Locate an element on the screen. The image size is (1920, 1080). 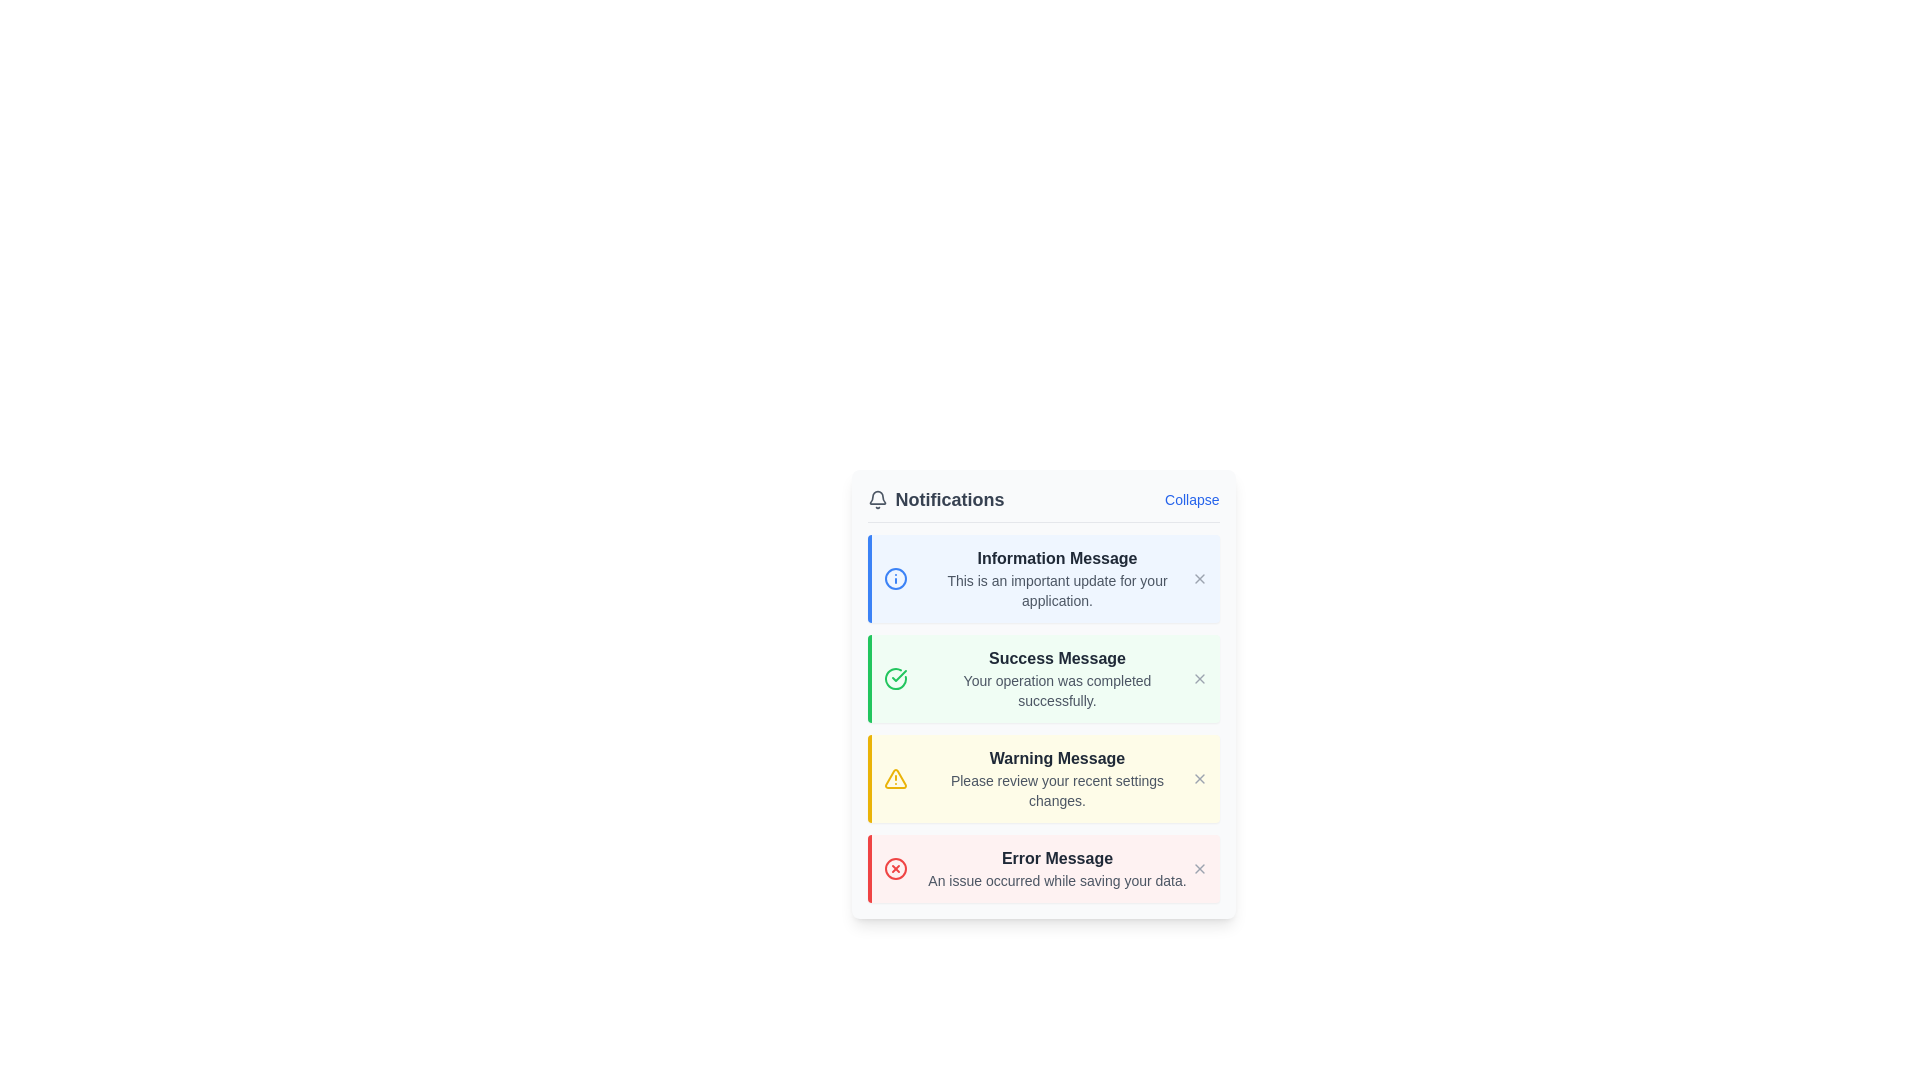
text label that states 'Please review your recent settings changes.' positioned within the notification interface under the title 'Warning Message' is located at coordinates (1056, 789).